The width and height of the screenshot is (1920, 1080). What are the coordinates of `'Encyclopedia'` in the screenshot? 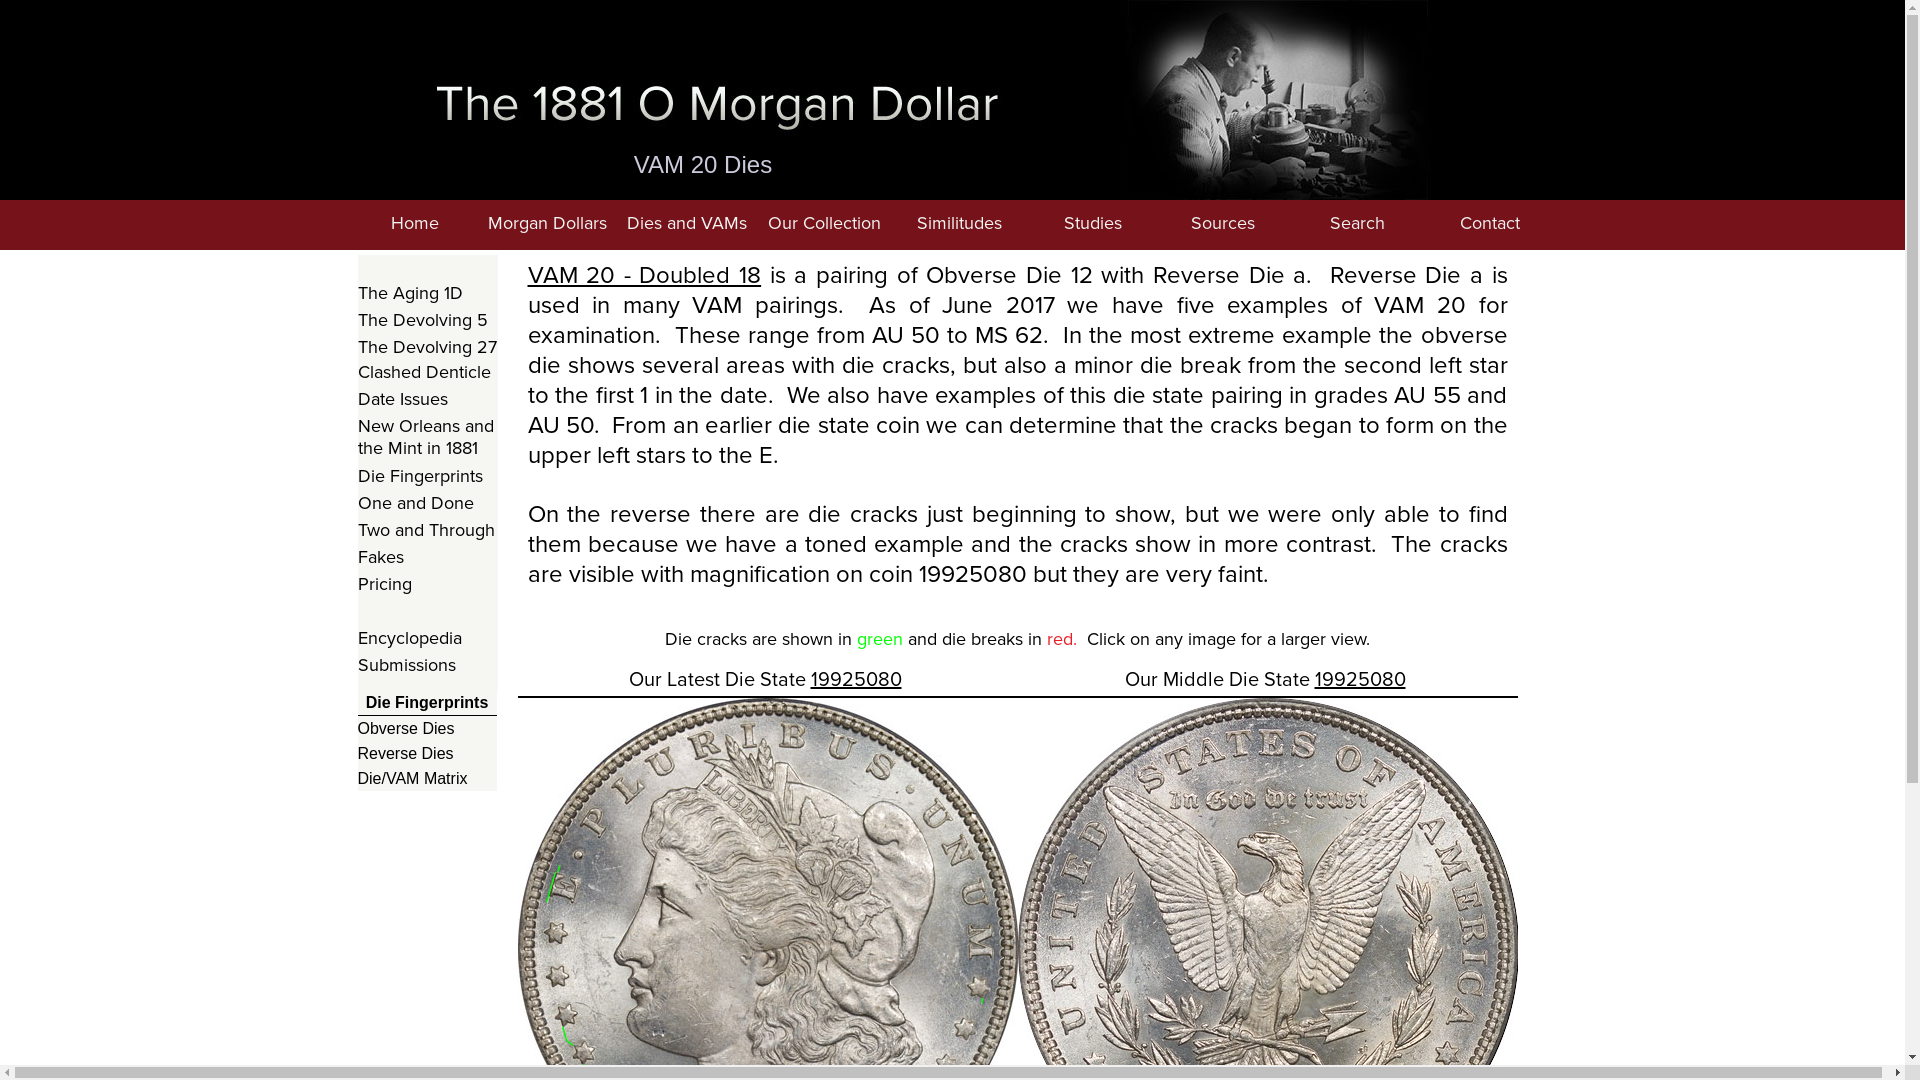 It's located at (358, 638).